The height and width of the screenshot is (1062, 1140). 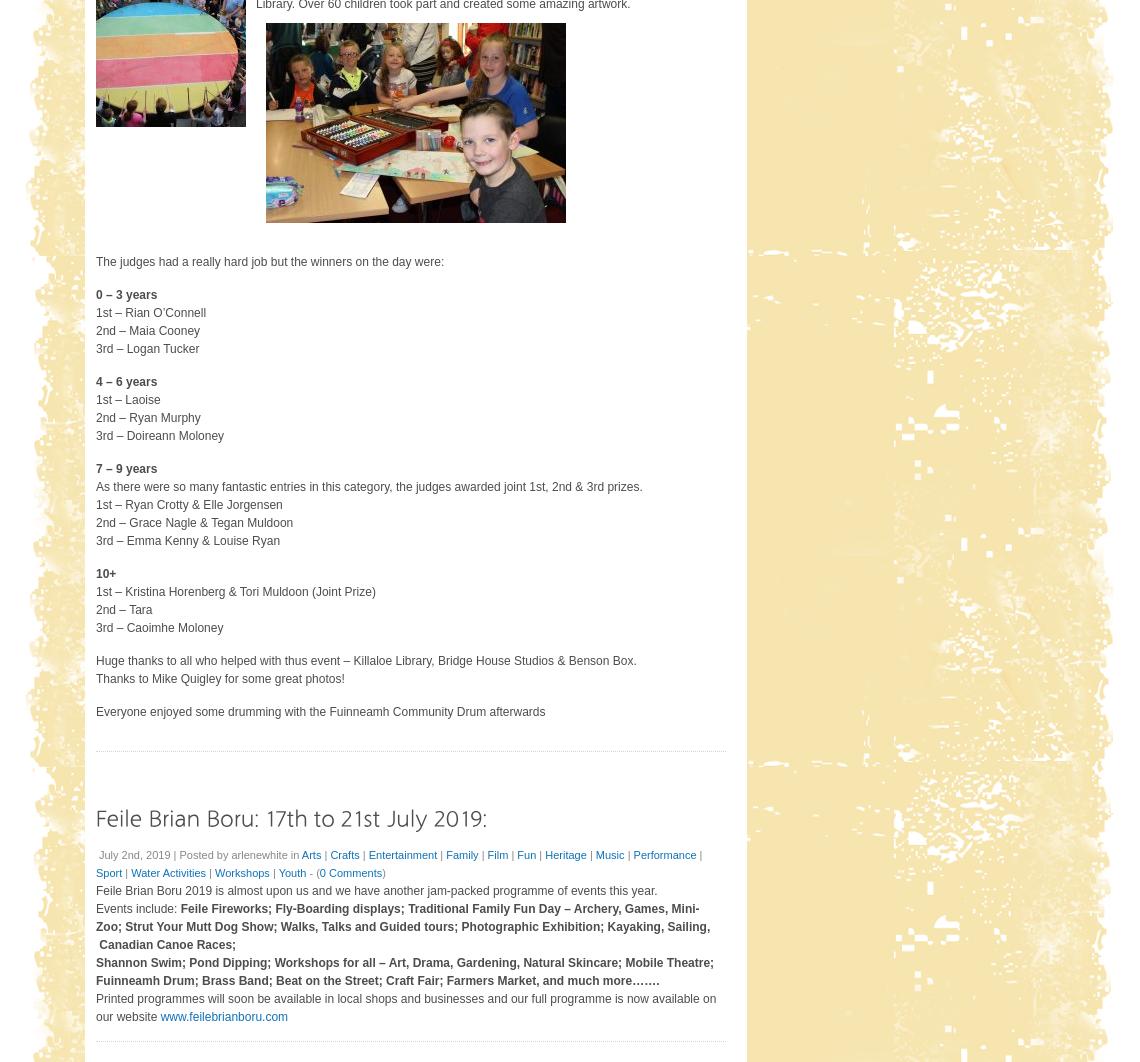 What do you see at coordinates (141, 960) in the screenshot?
I see `'Shannon Swim;'` at bounding box center [141, 960].